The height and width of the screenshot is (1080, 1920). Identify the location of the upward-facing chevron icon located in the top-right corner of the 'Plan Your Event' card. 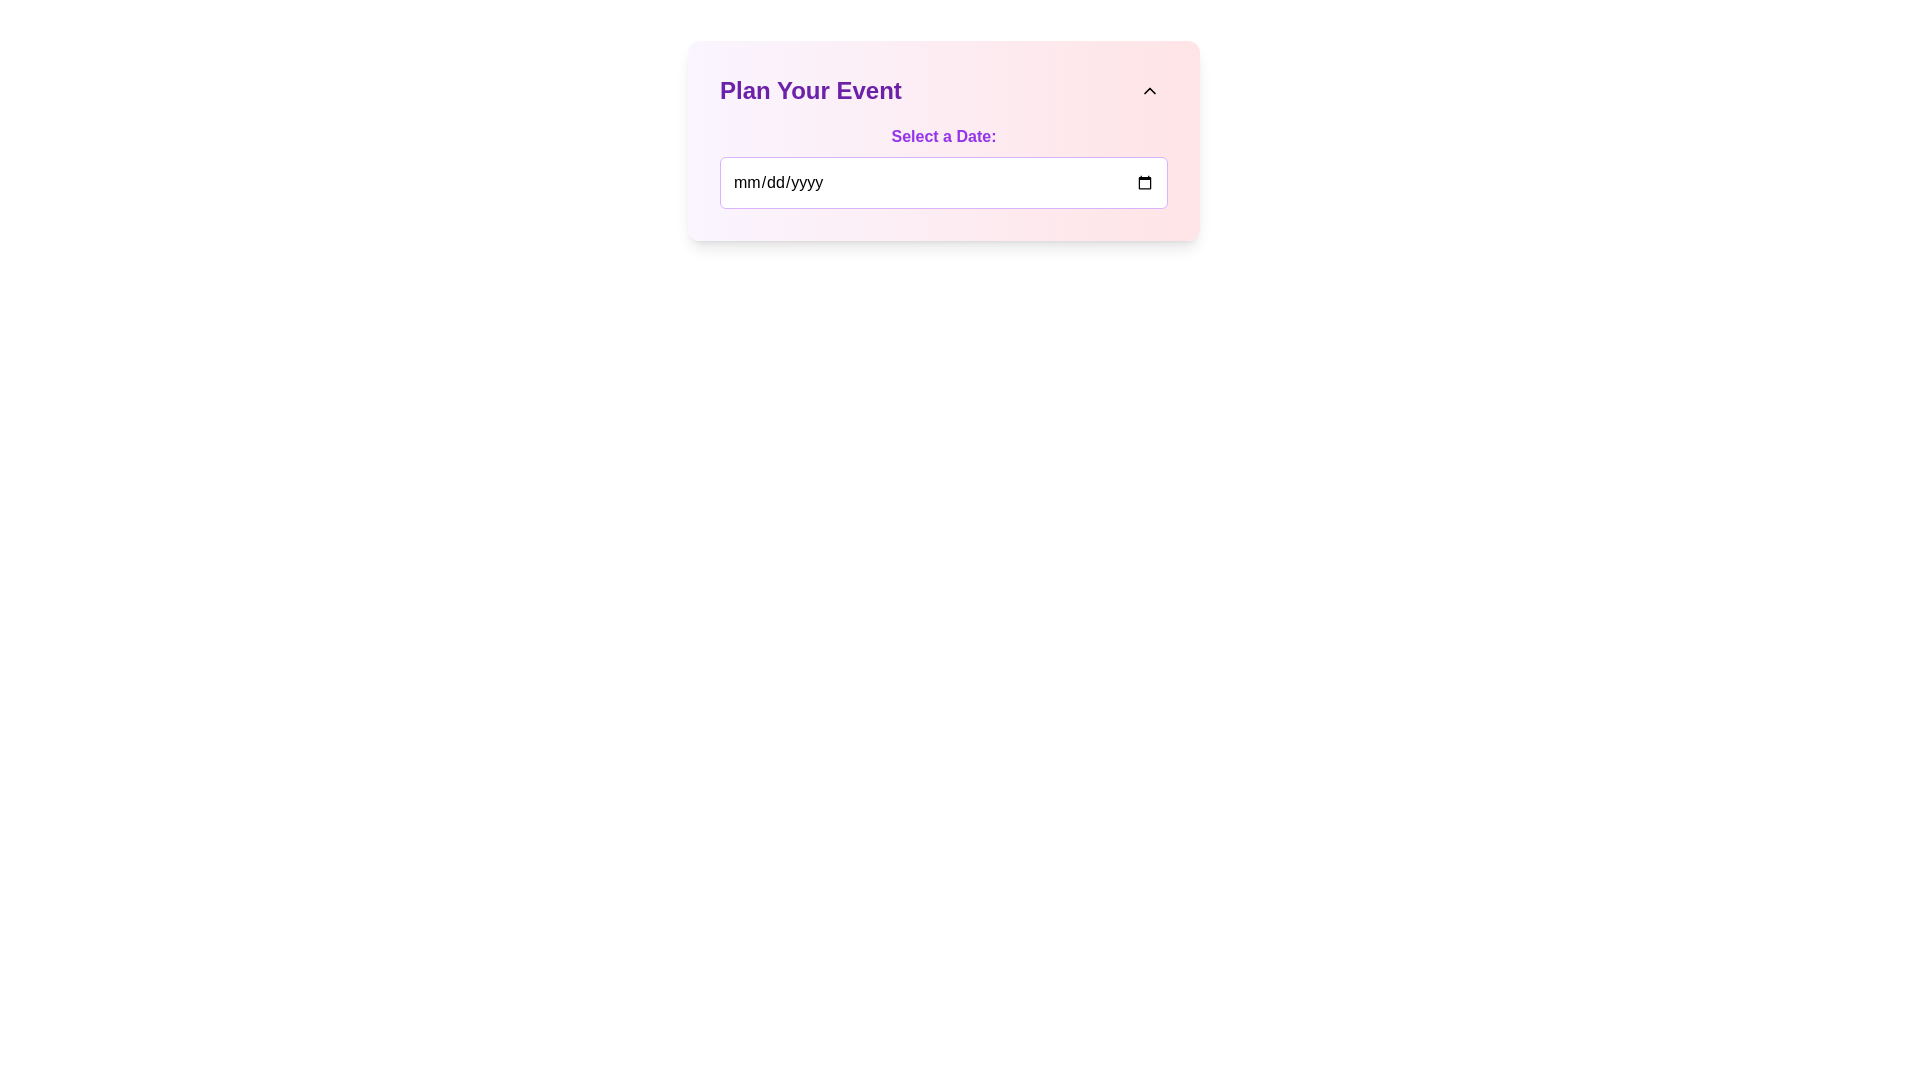
(1150, 91).